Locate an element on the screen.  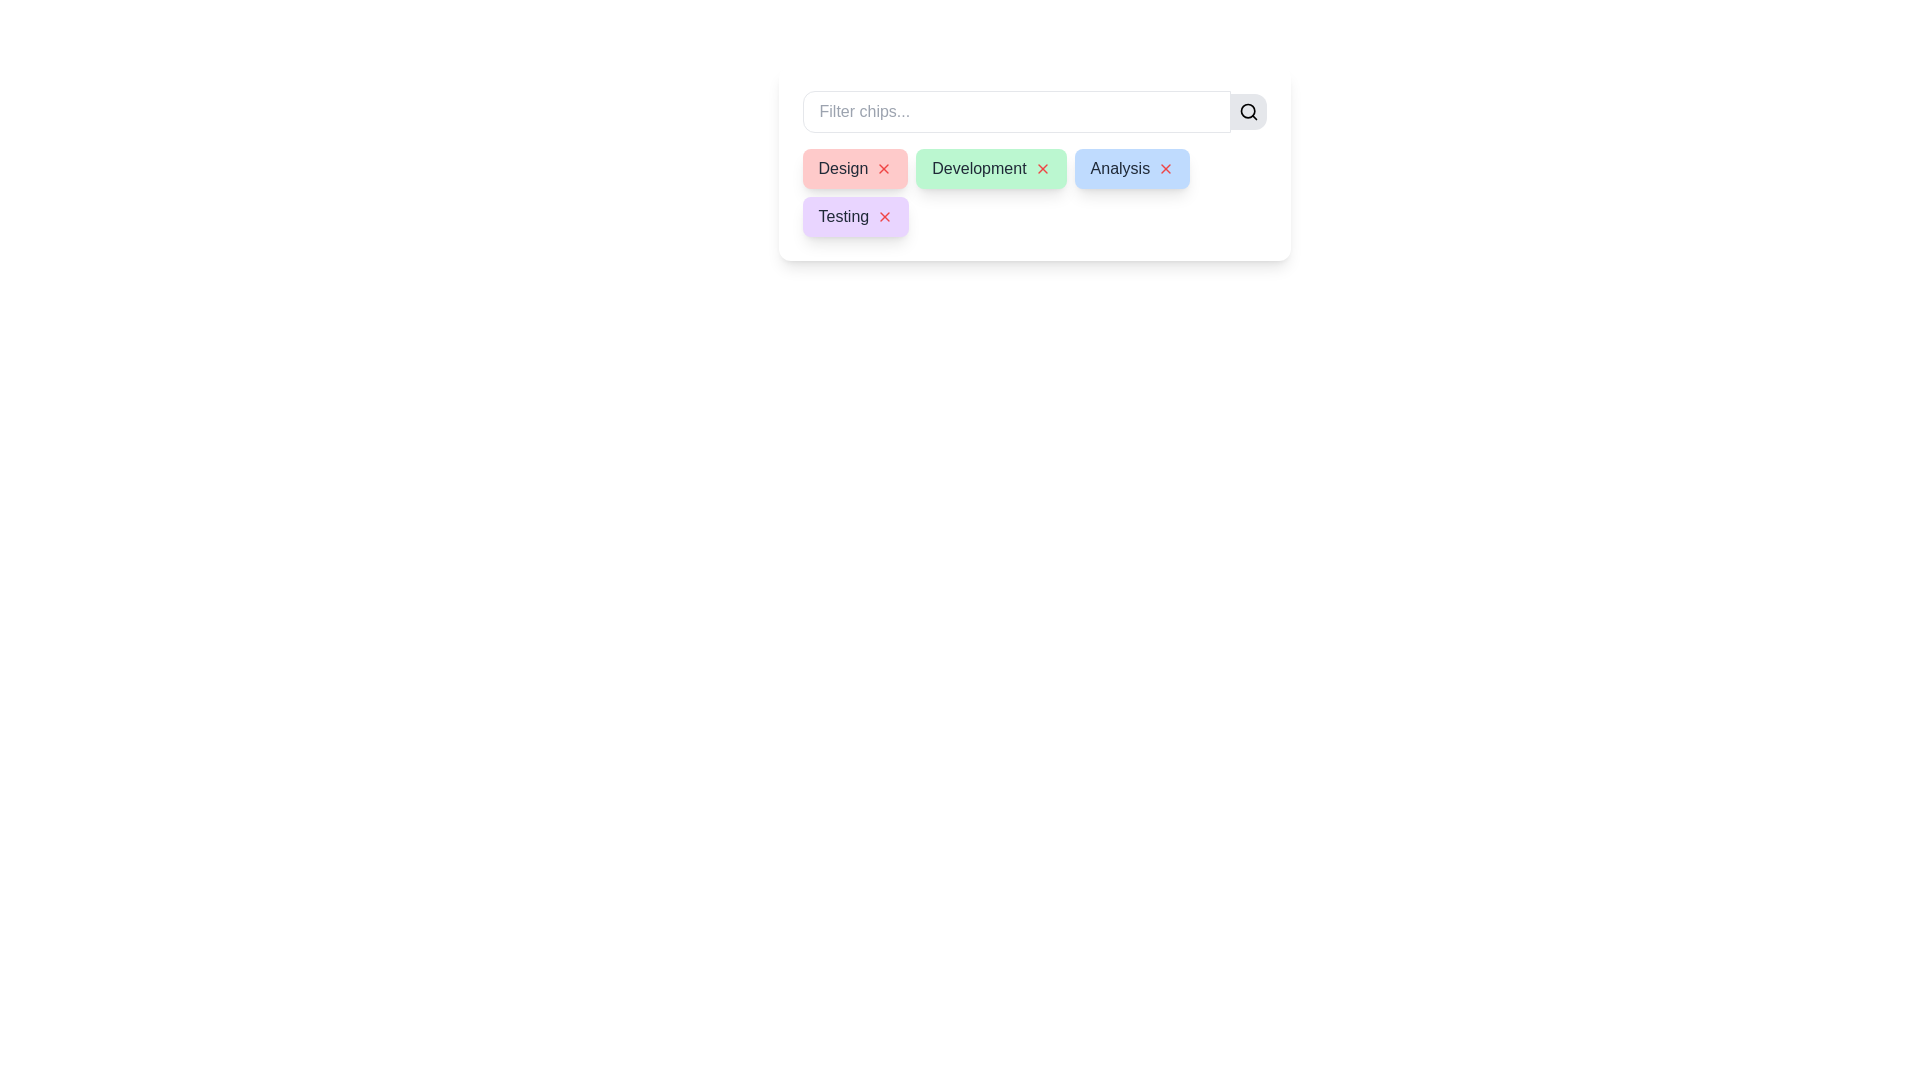
the chip labeled Development by clicking its close button is located at coordinates (1041, 168).